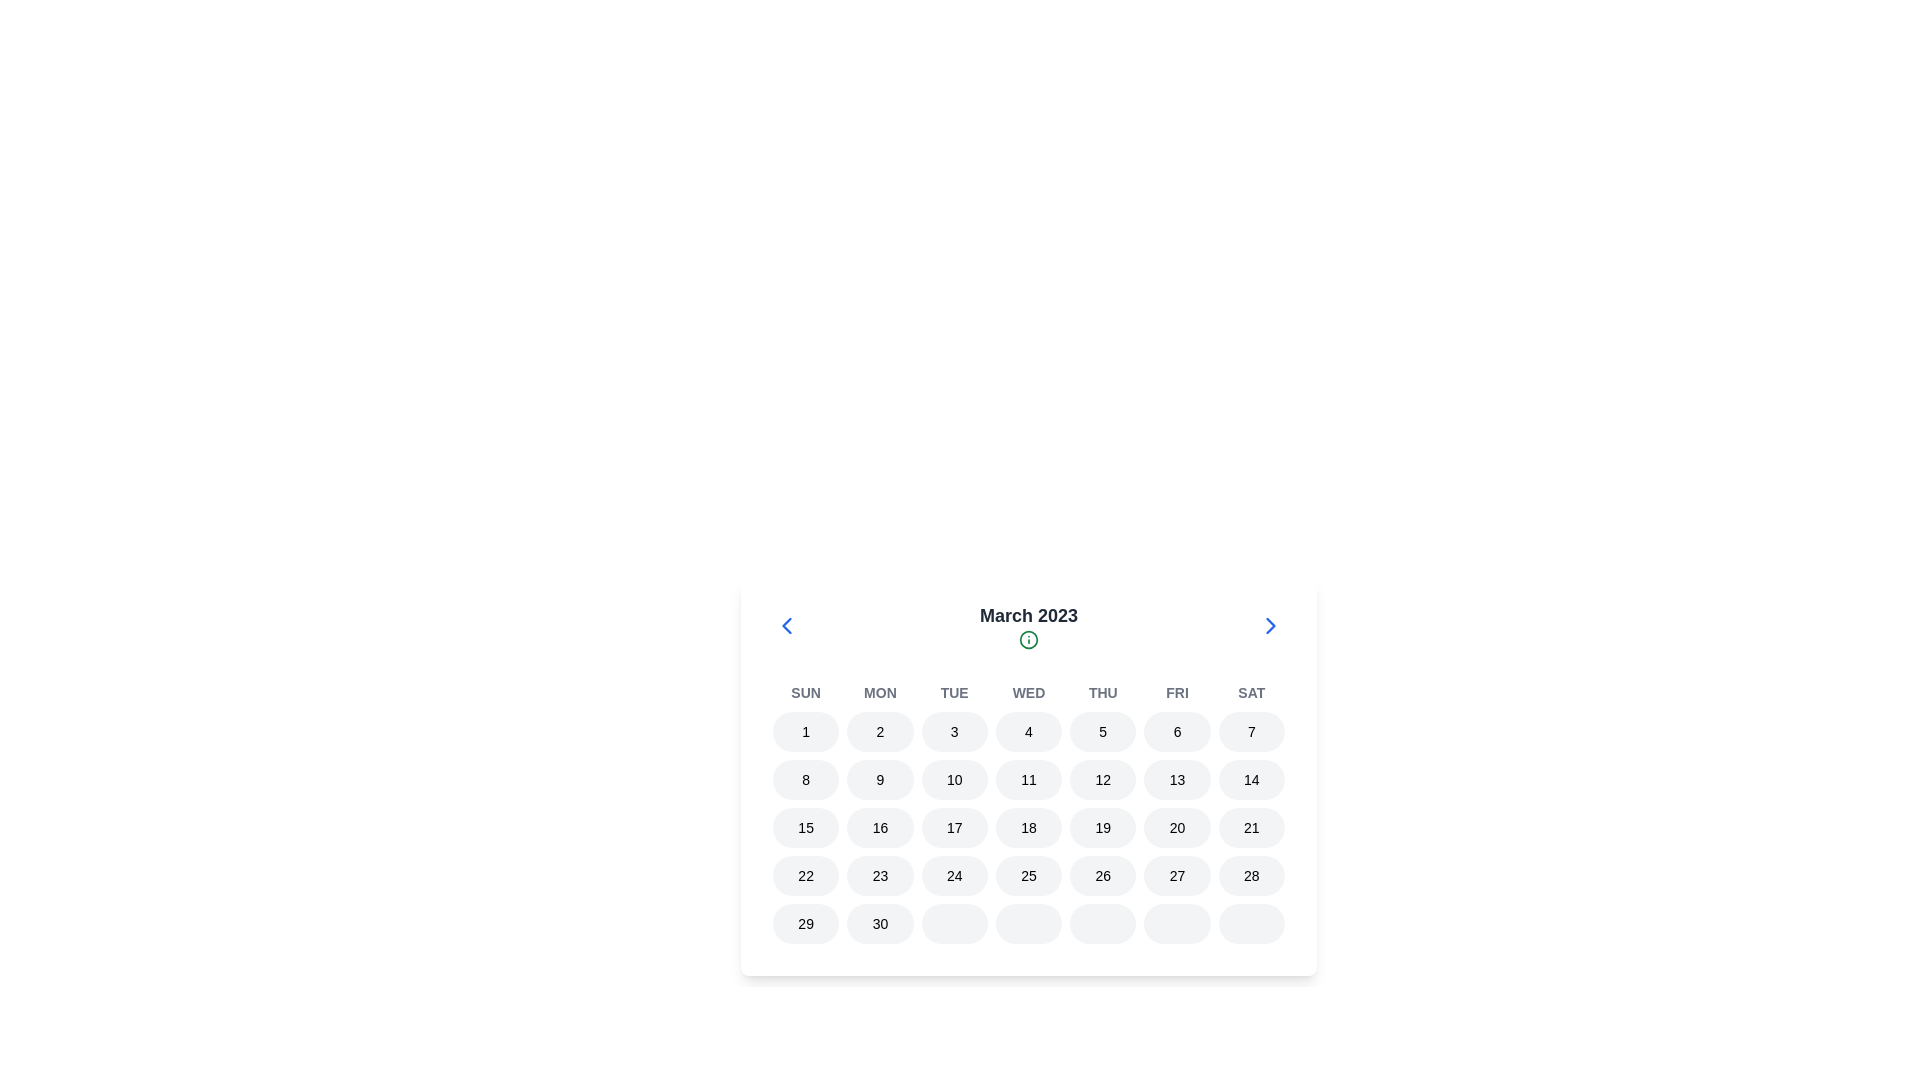 Image resolution: width=1920 pixels, height=1080 pixels. What do you see at coordinates (953, 828) in the screenshot?
I see `the small rounded square button with a light grey background and the number '17' centered in black text, which is the third button in the horizontal row representing calendar dates` at bounding box center [953, 828].